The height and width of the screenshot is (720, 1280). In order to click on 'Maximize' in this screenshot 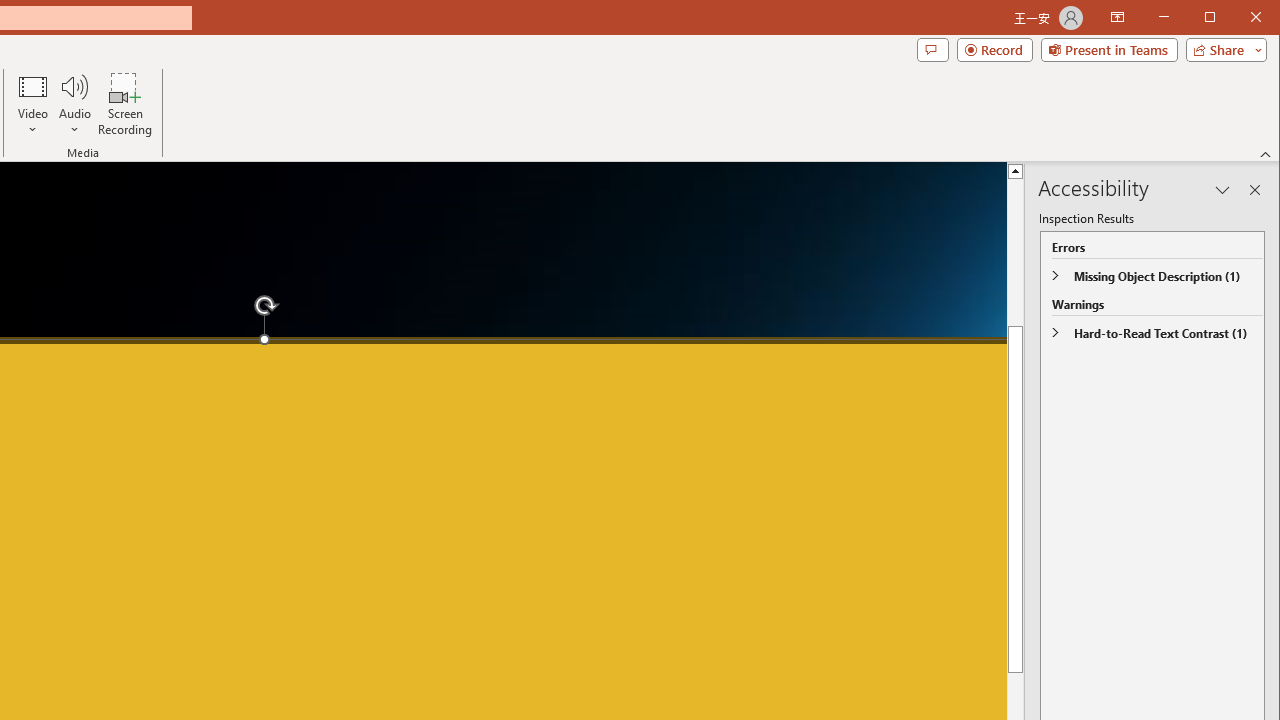, I will do `click(1238, 19)`.